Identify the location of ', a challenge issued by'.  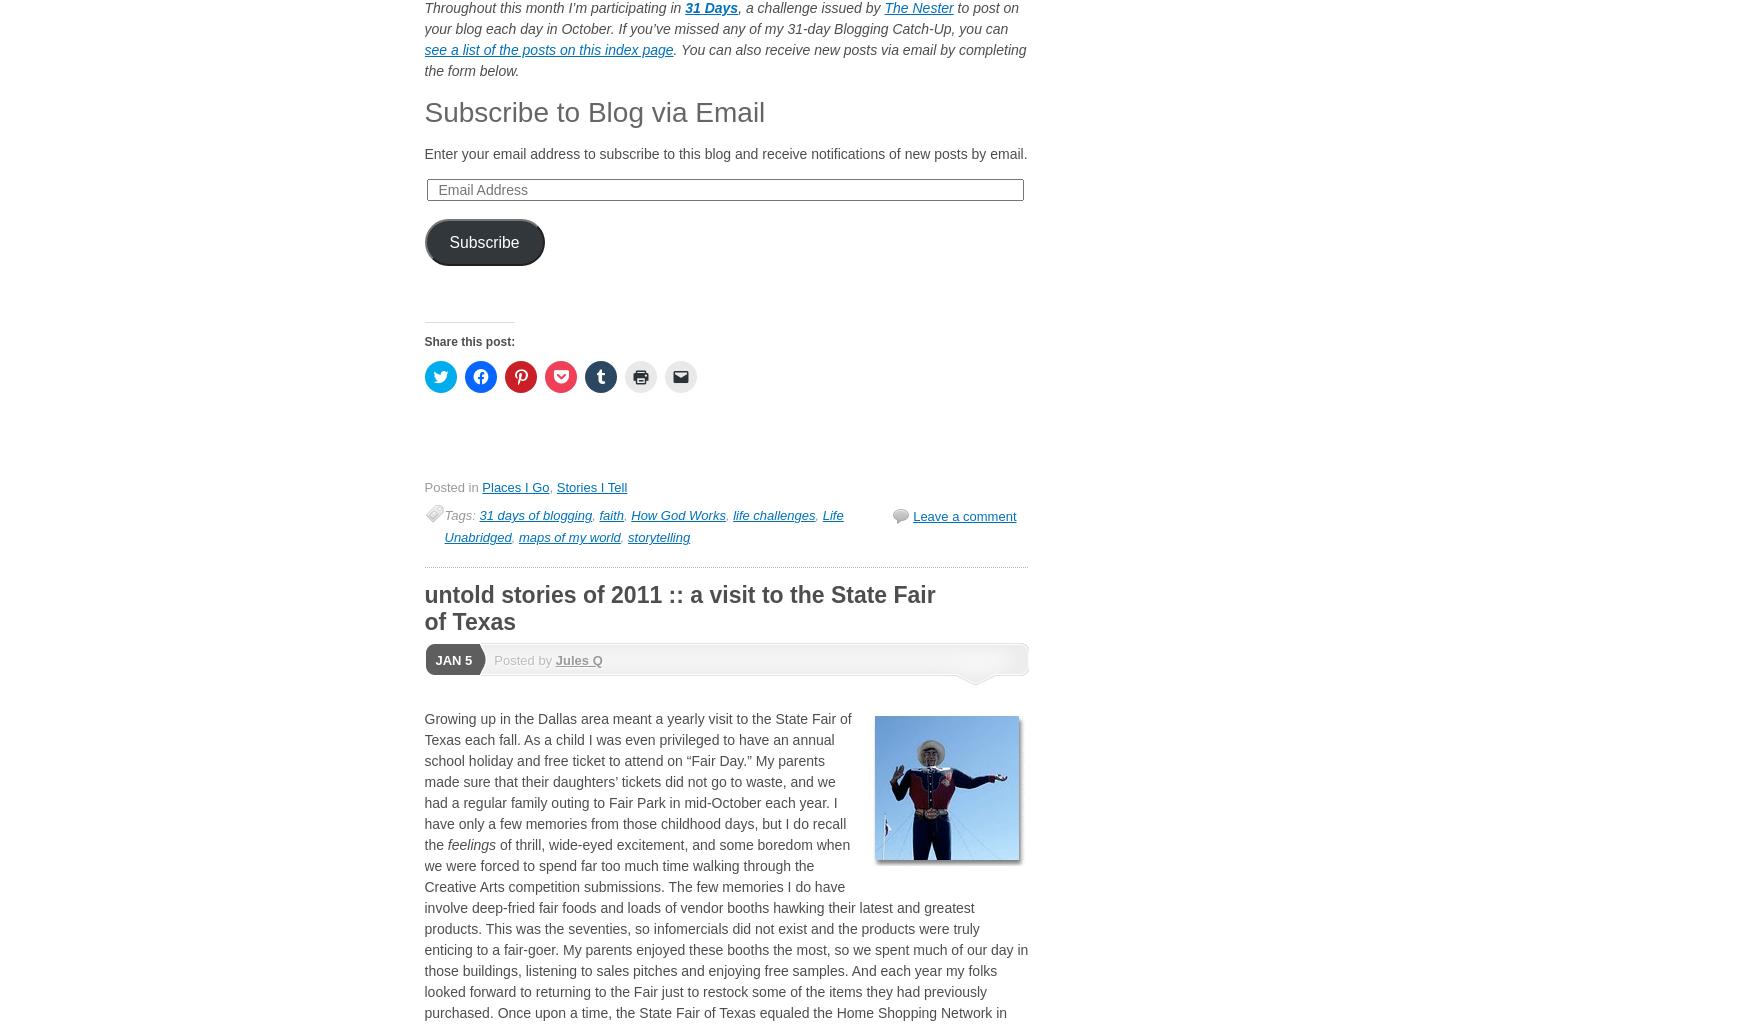
(810, 8).